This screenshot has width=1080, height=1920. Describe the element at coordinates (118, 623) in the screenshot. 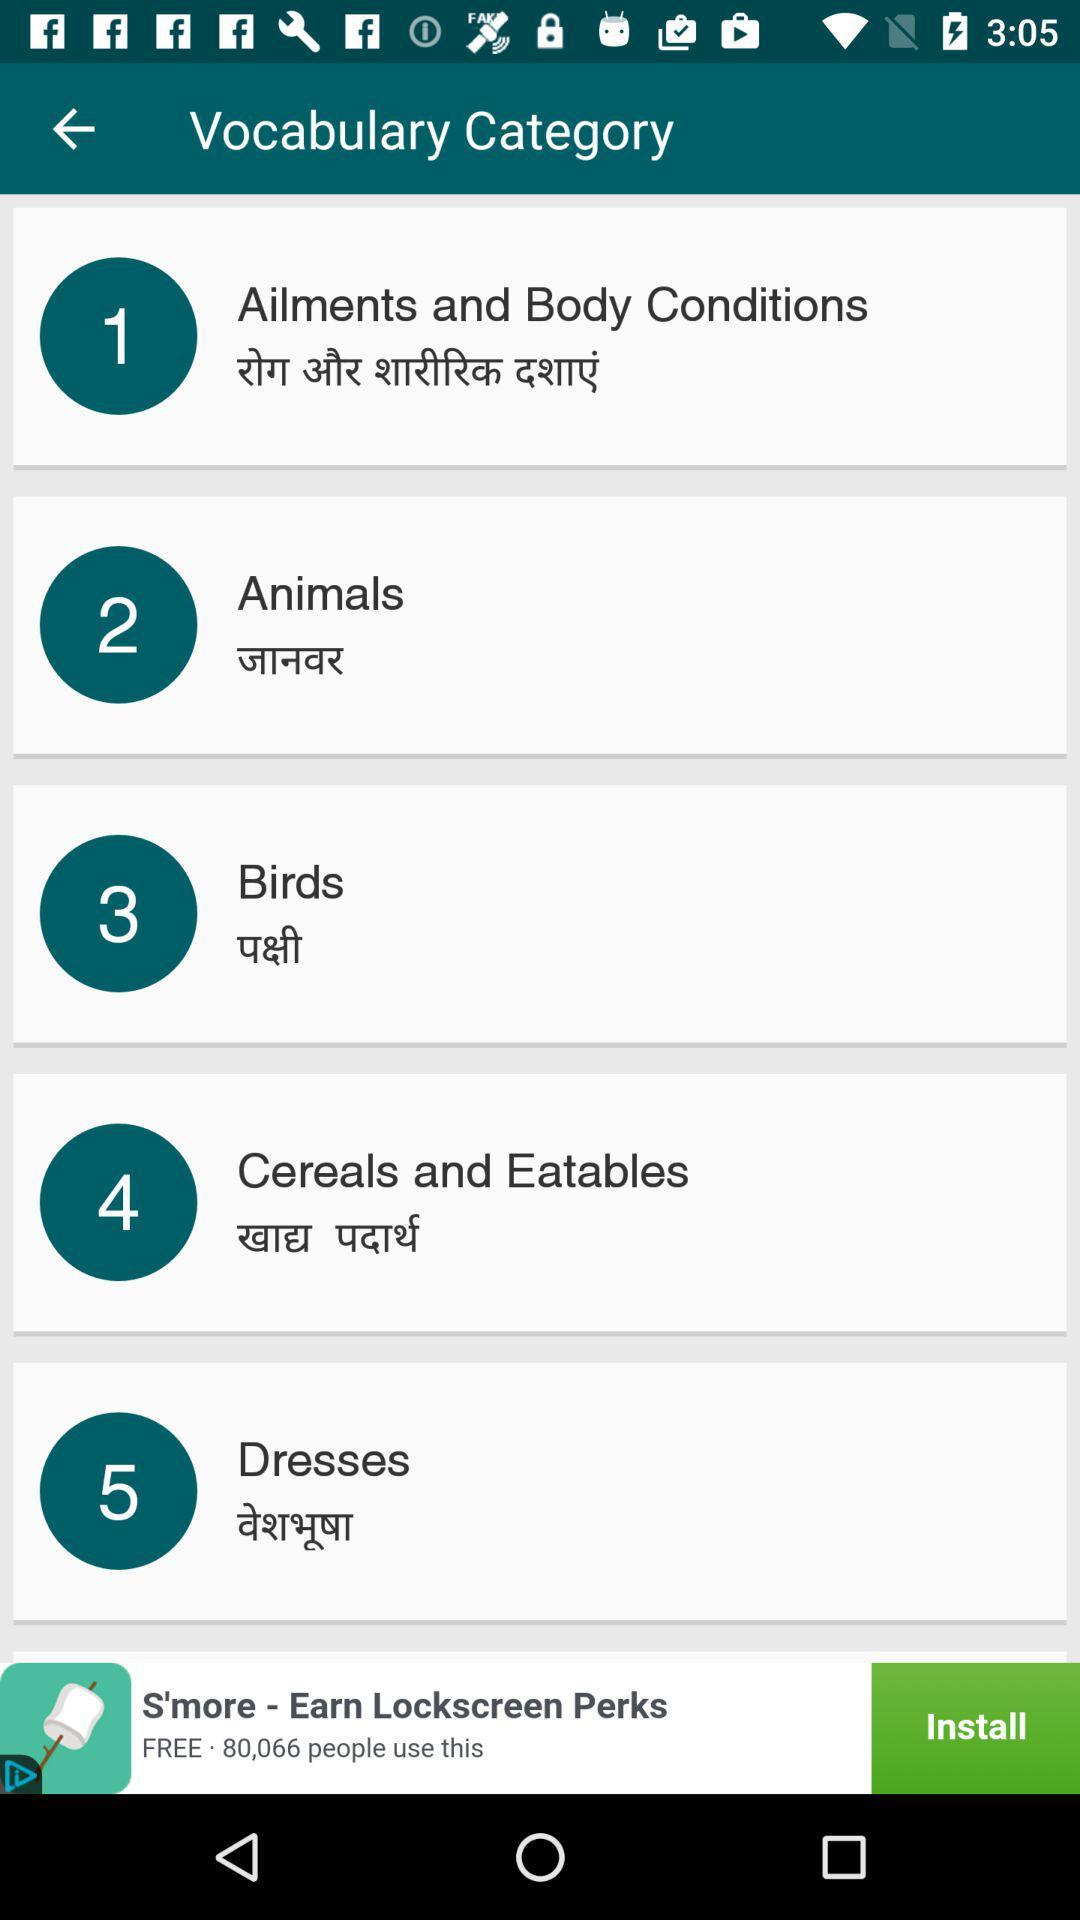

I see `the icon next to animals` at that location.